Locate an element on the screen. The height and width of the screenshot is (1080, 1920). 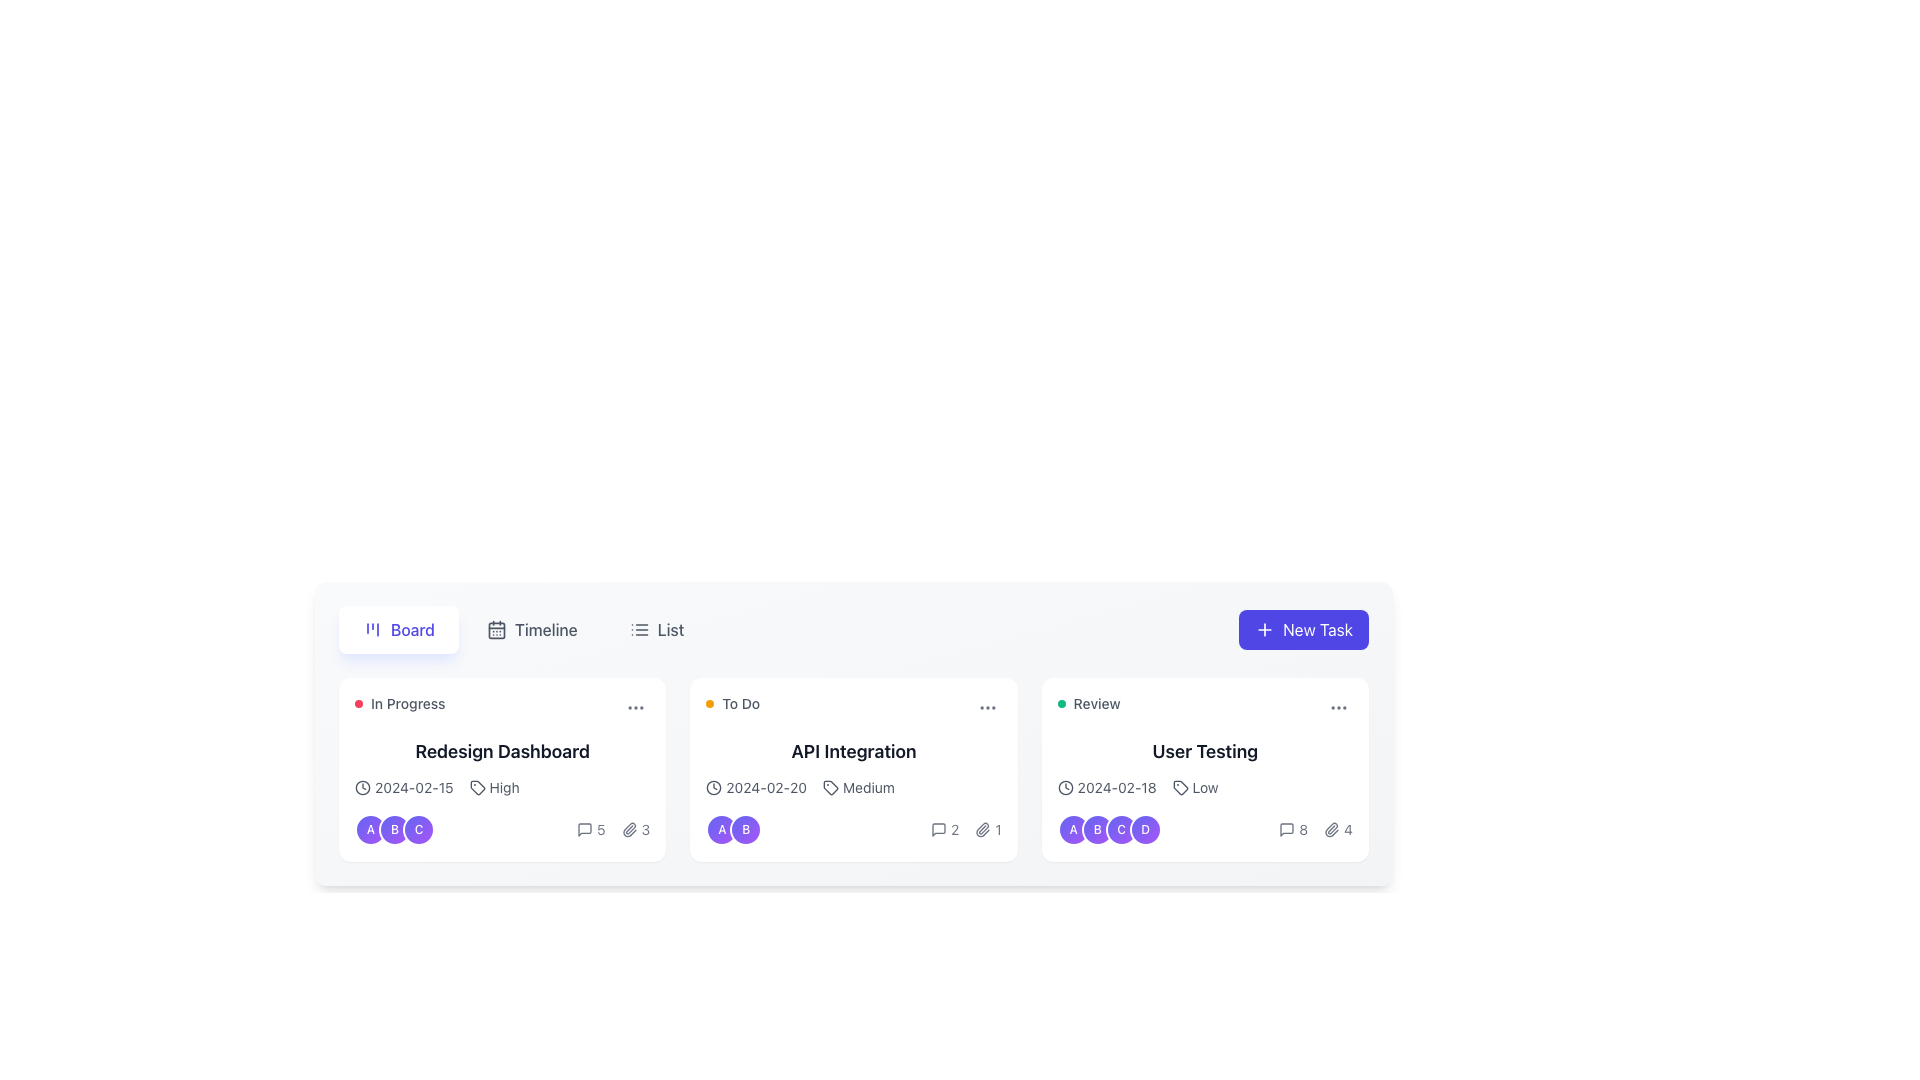
the fourth circular avatar or label element representing 'D', which is positioned to the rightmost side of its grouping is located at coordinates (1145, 829).